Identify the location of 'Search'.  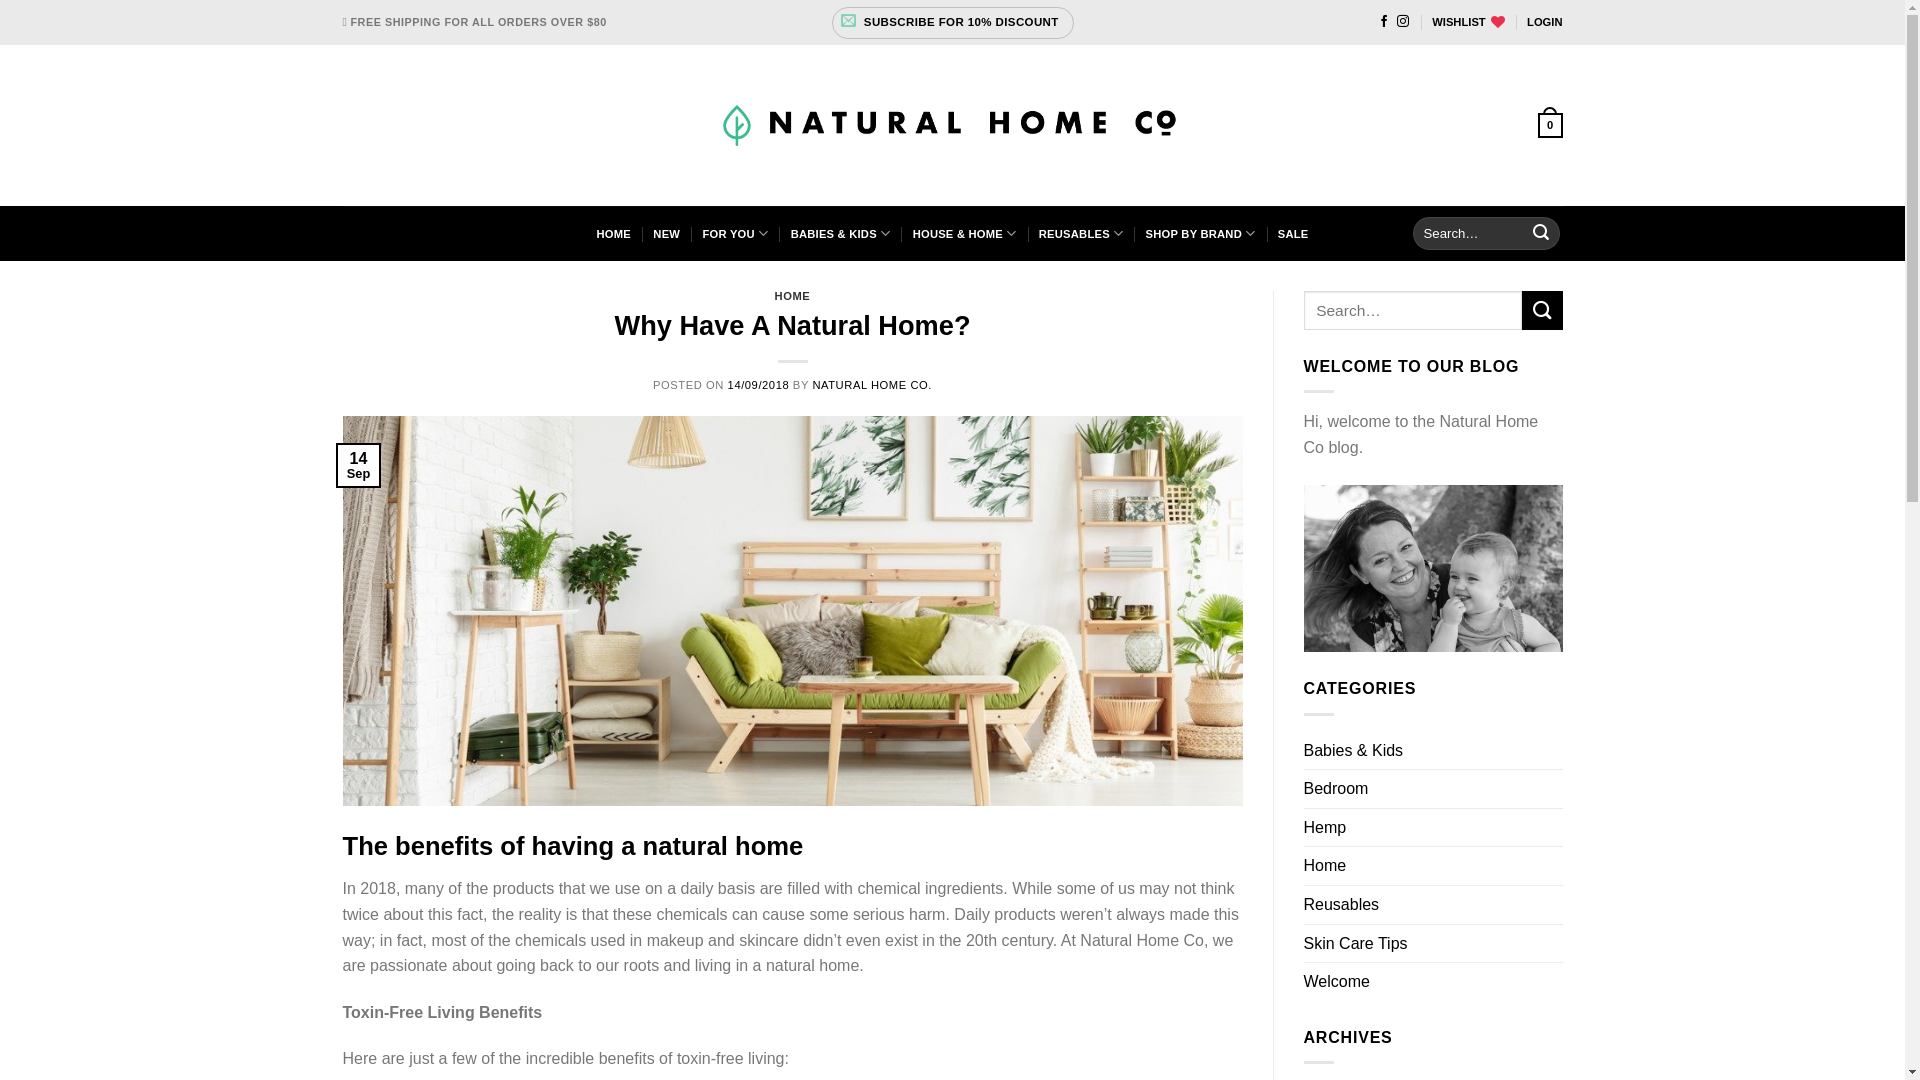
(1539, 233).